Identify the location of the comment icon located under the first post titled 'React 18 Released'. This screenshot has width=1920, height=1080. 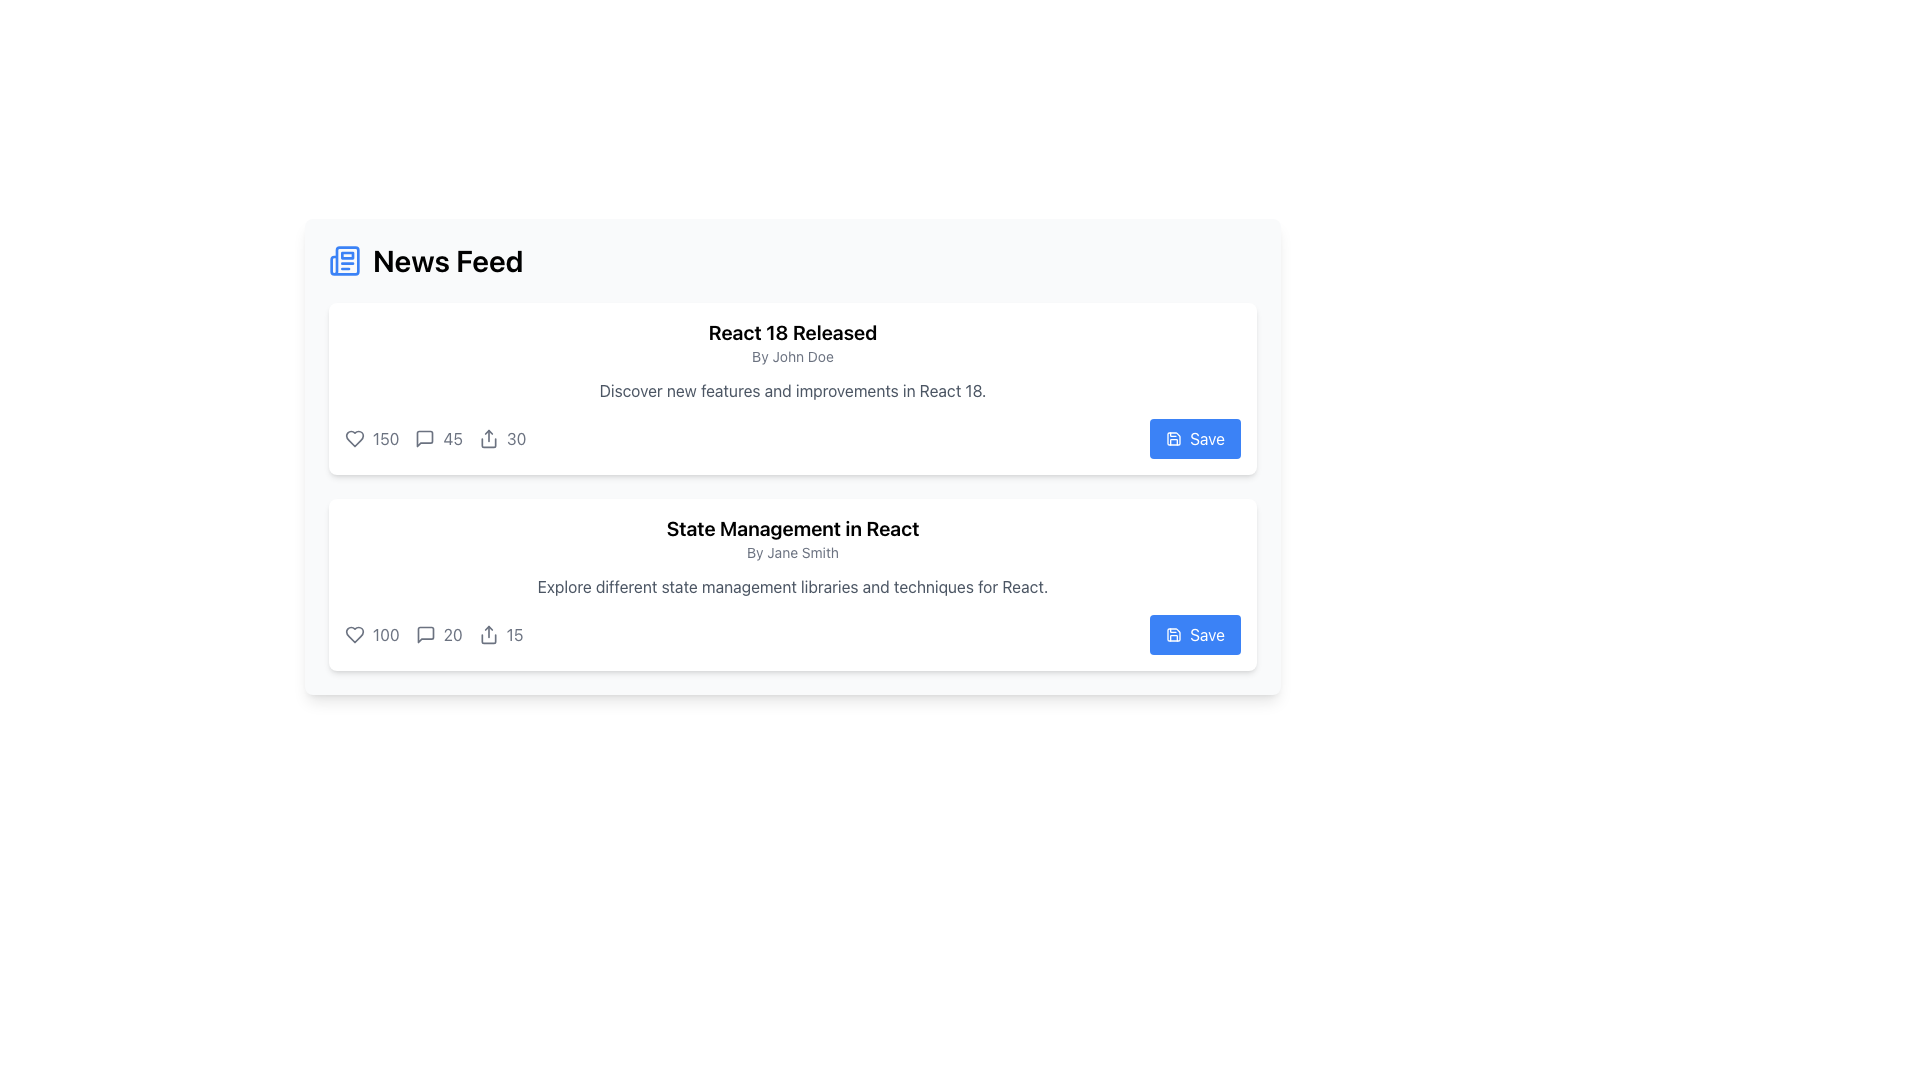
(424, 438).